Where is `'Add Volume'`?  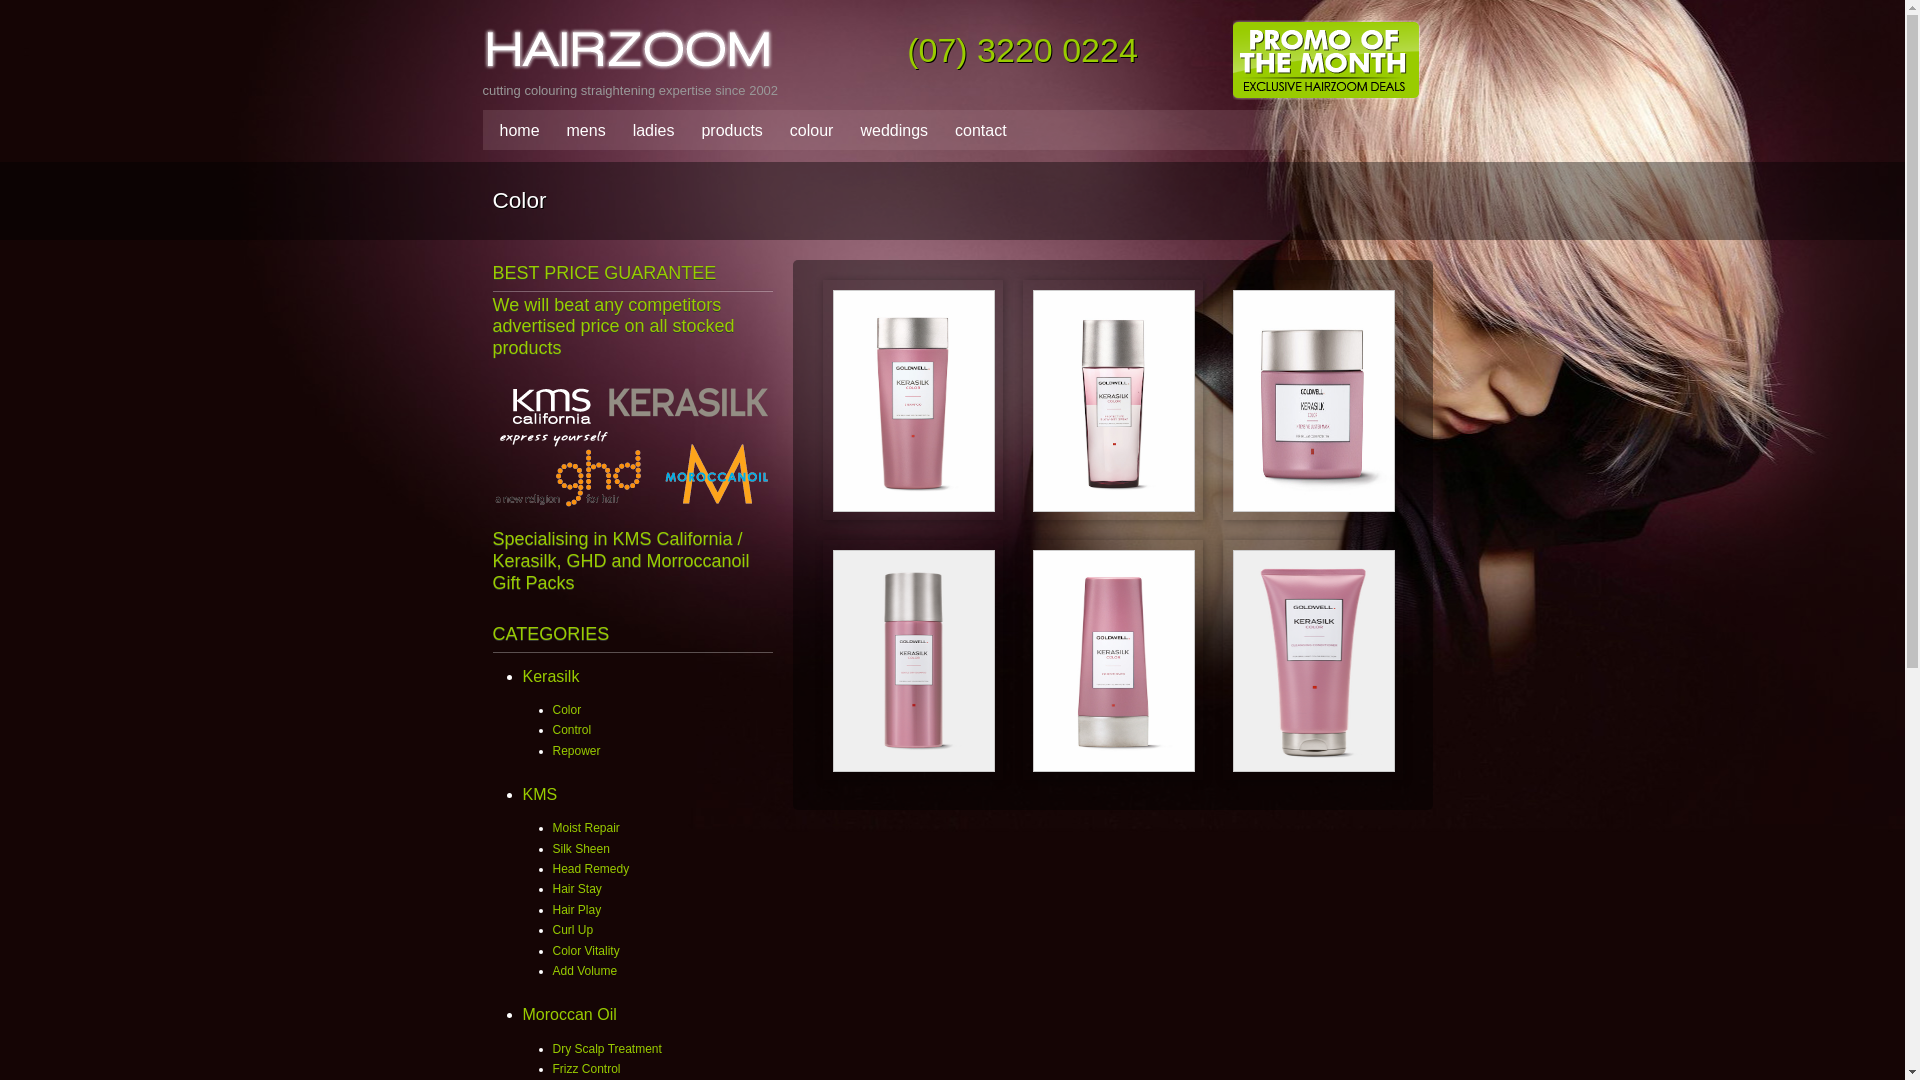 'Add Volume' is located at coordinates (583, 970).